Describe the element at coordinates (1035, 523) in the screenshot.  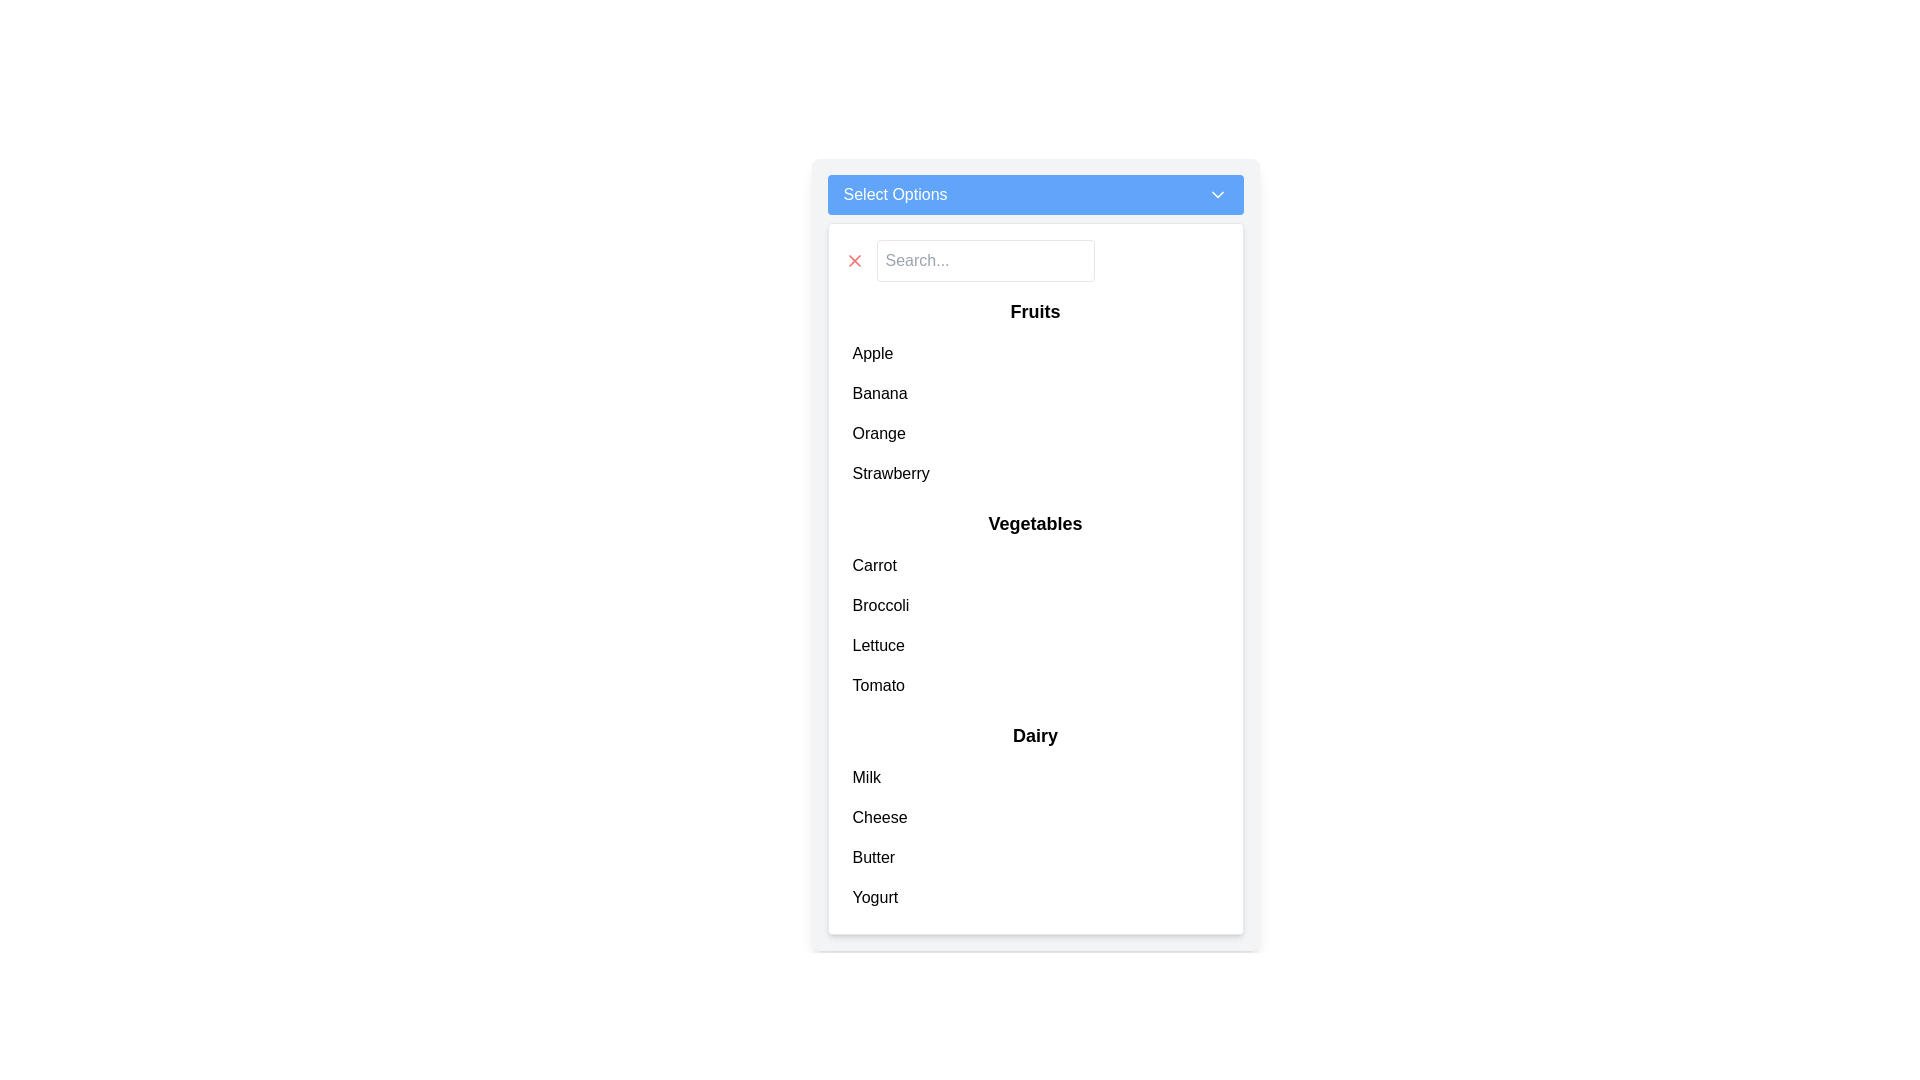
I see `text label that serves as a category identifier for the vegetable section, positioned at the top of the subgroup containing vegetable items` at that location.